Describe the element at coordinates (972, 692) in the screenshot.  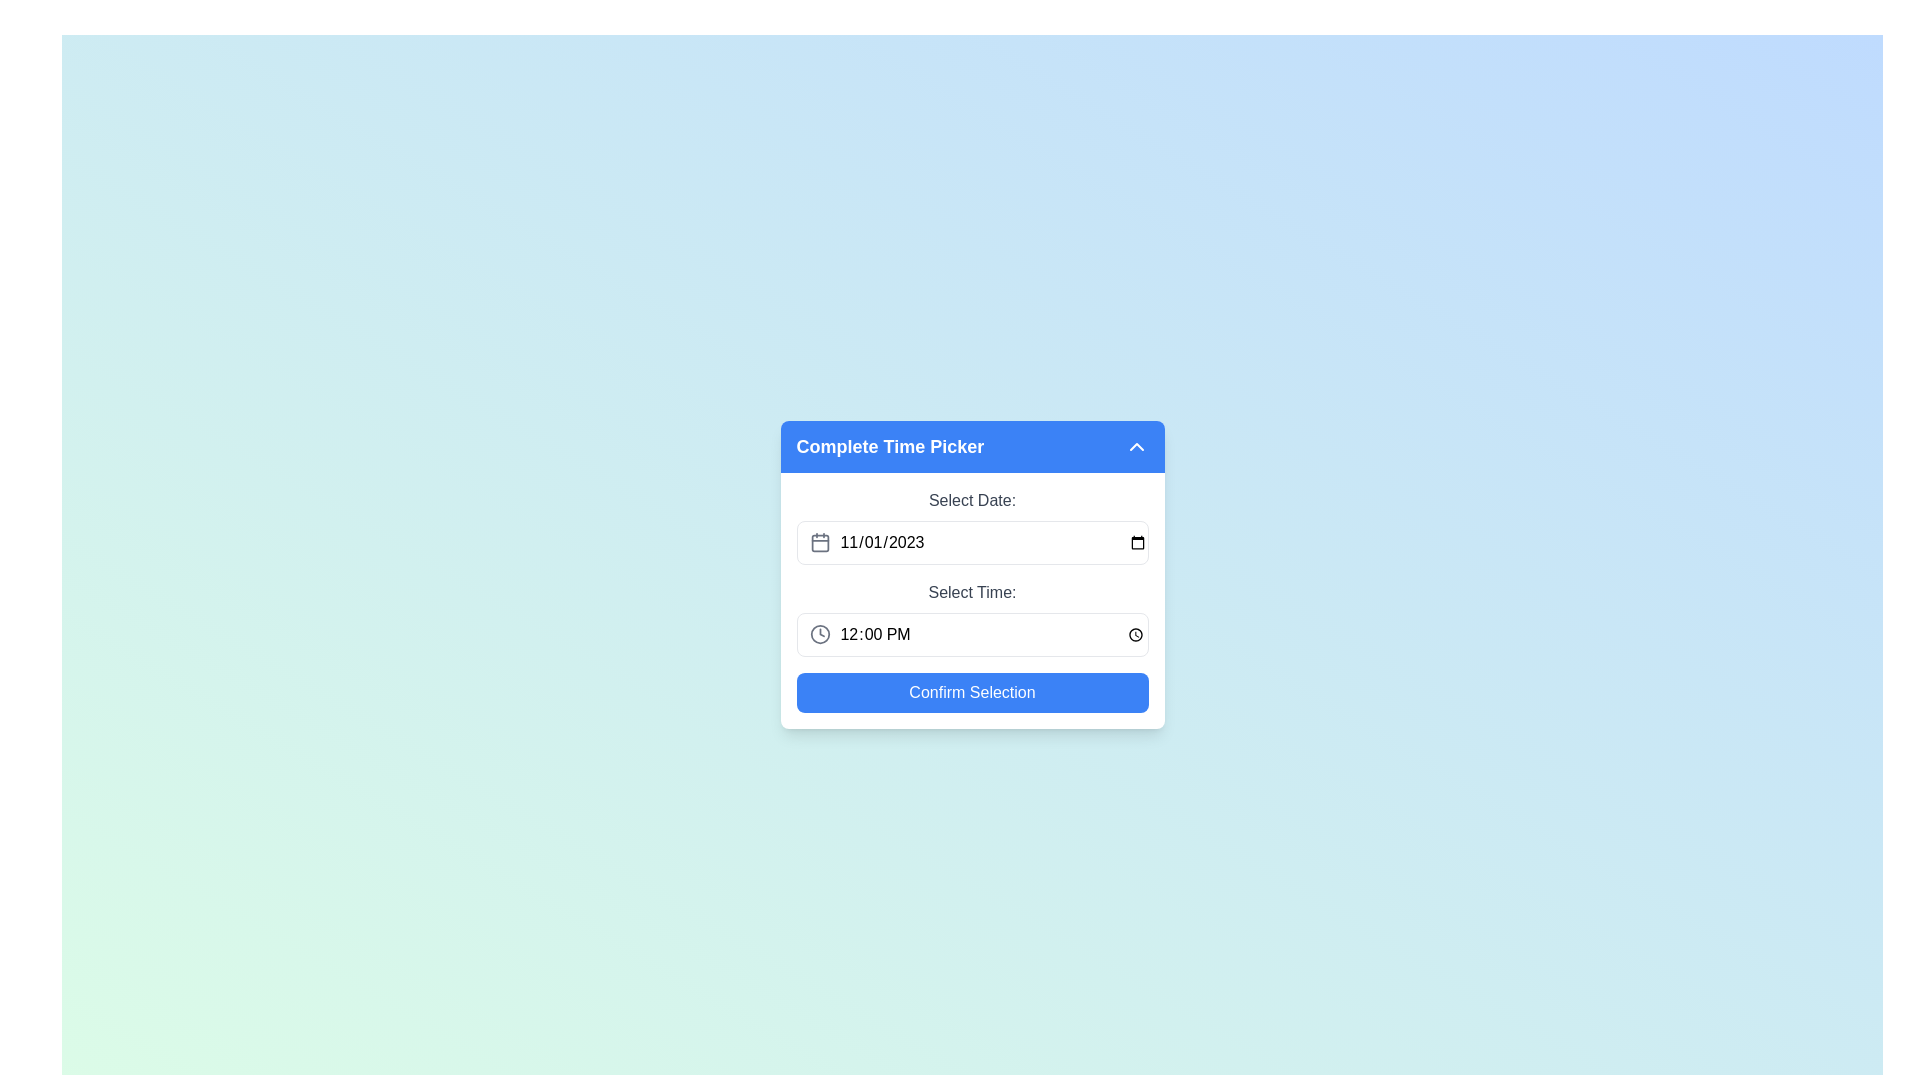
I see `the confirmation button located at the bottom of the section that confirms the selections made in the form, such as date and time` at that location.